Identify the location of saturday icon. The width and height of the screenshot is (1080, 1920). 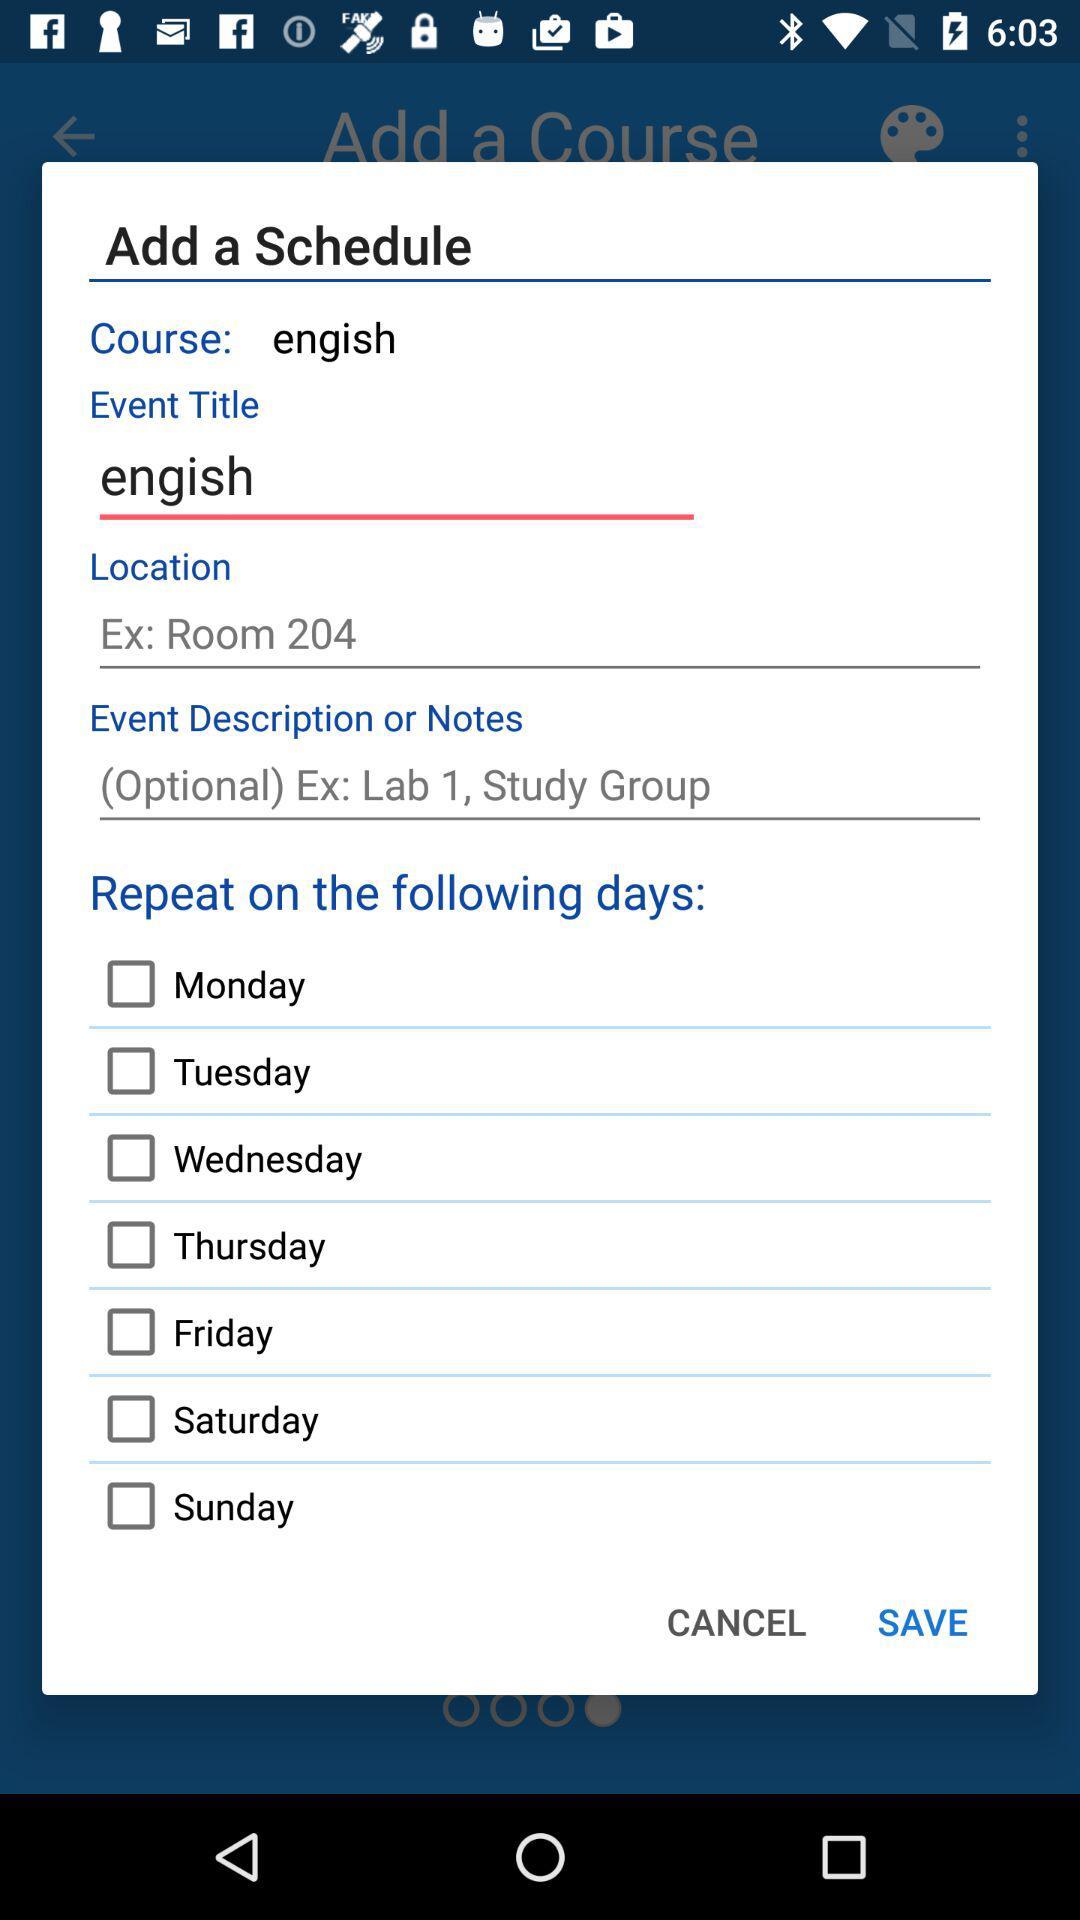
(204, 1418).